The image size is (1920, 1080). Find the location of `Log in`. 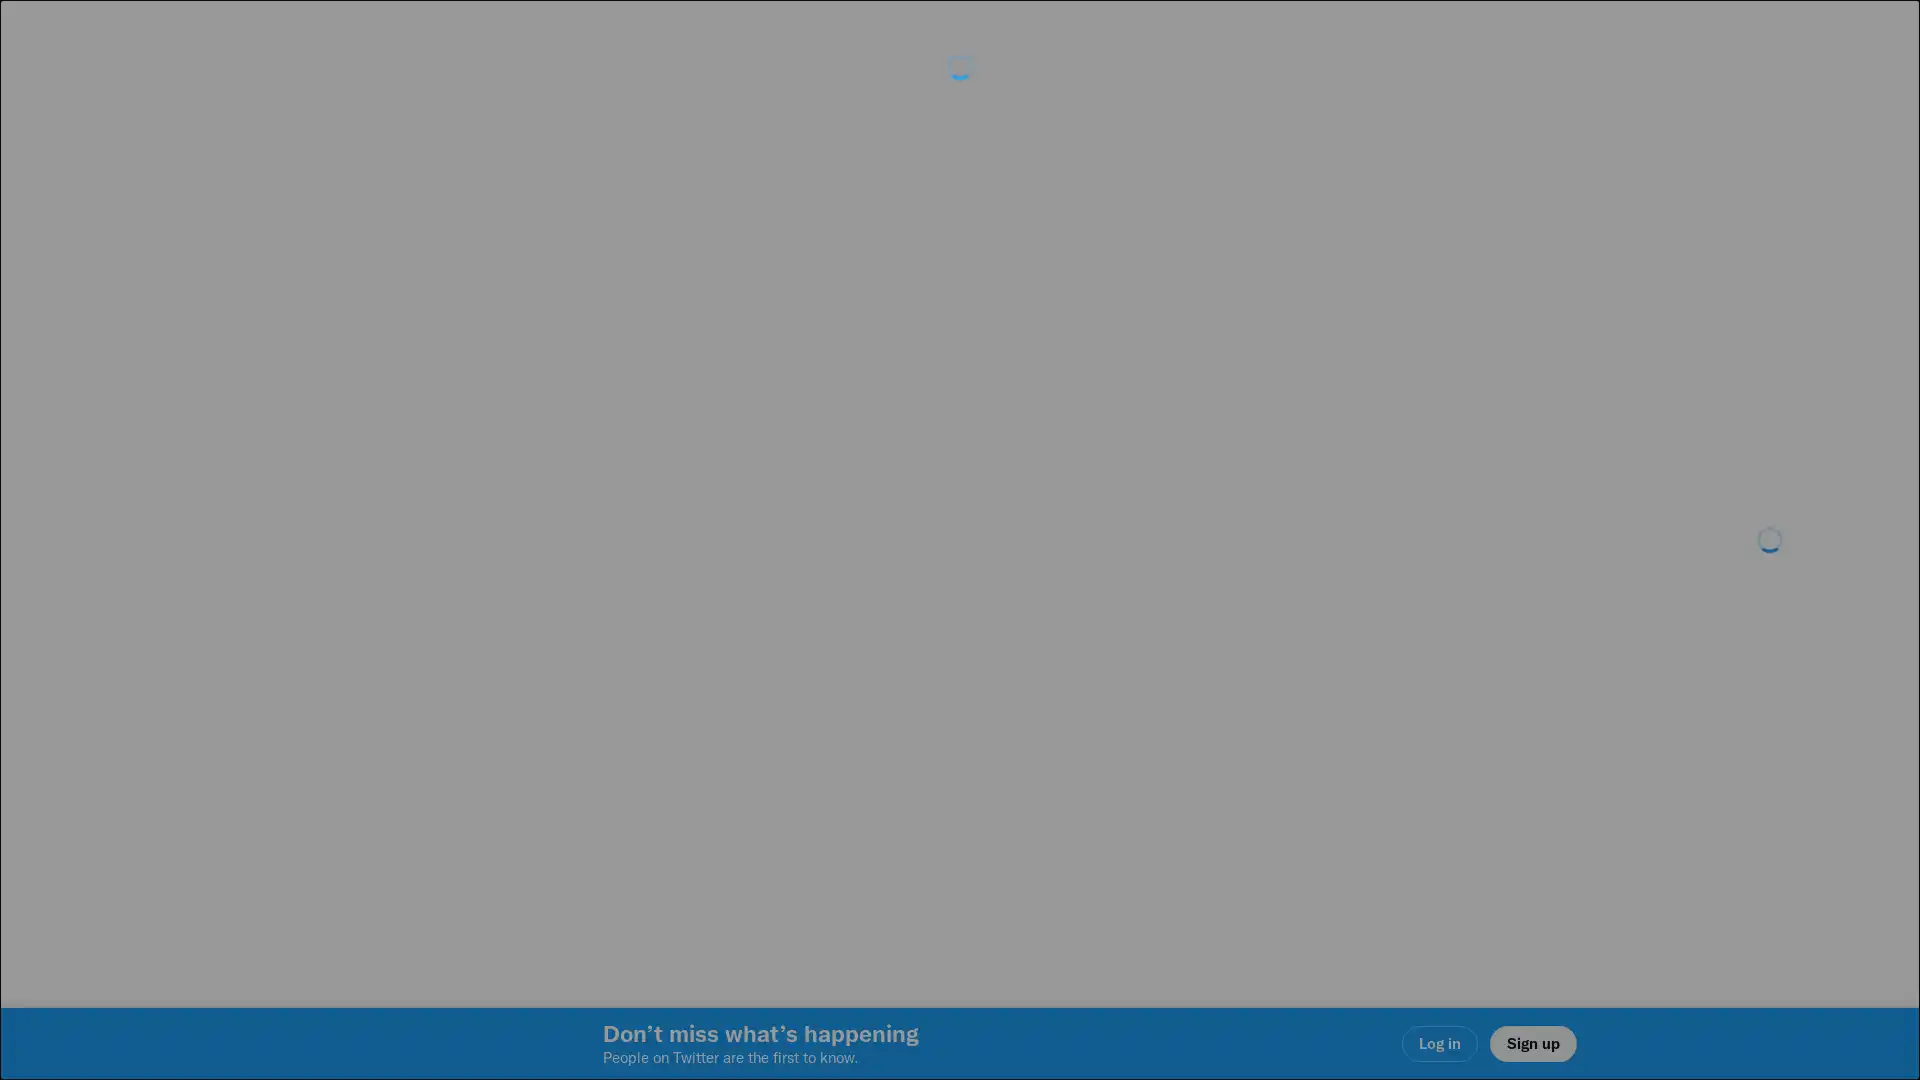

Log in is located at coordinates (1200, 681).